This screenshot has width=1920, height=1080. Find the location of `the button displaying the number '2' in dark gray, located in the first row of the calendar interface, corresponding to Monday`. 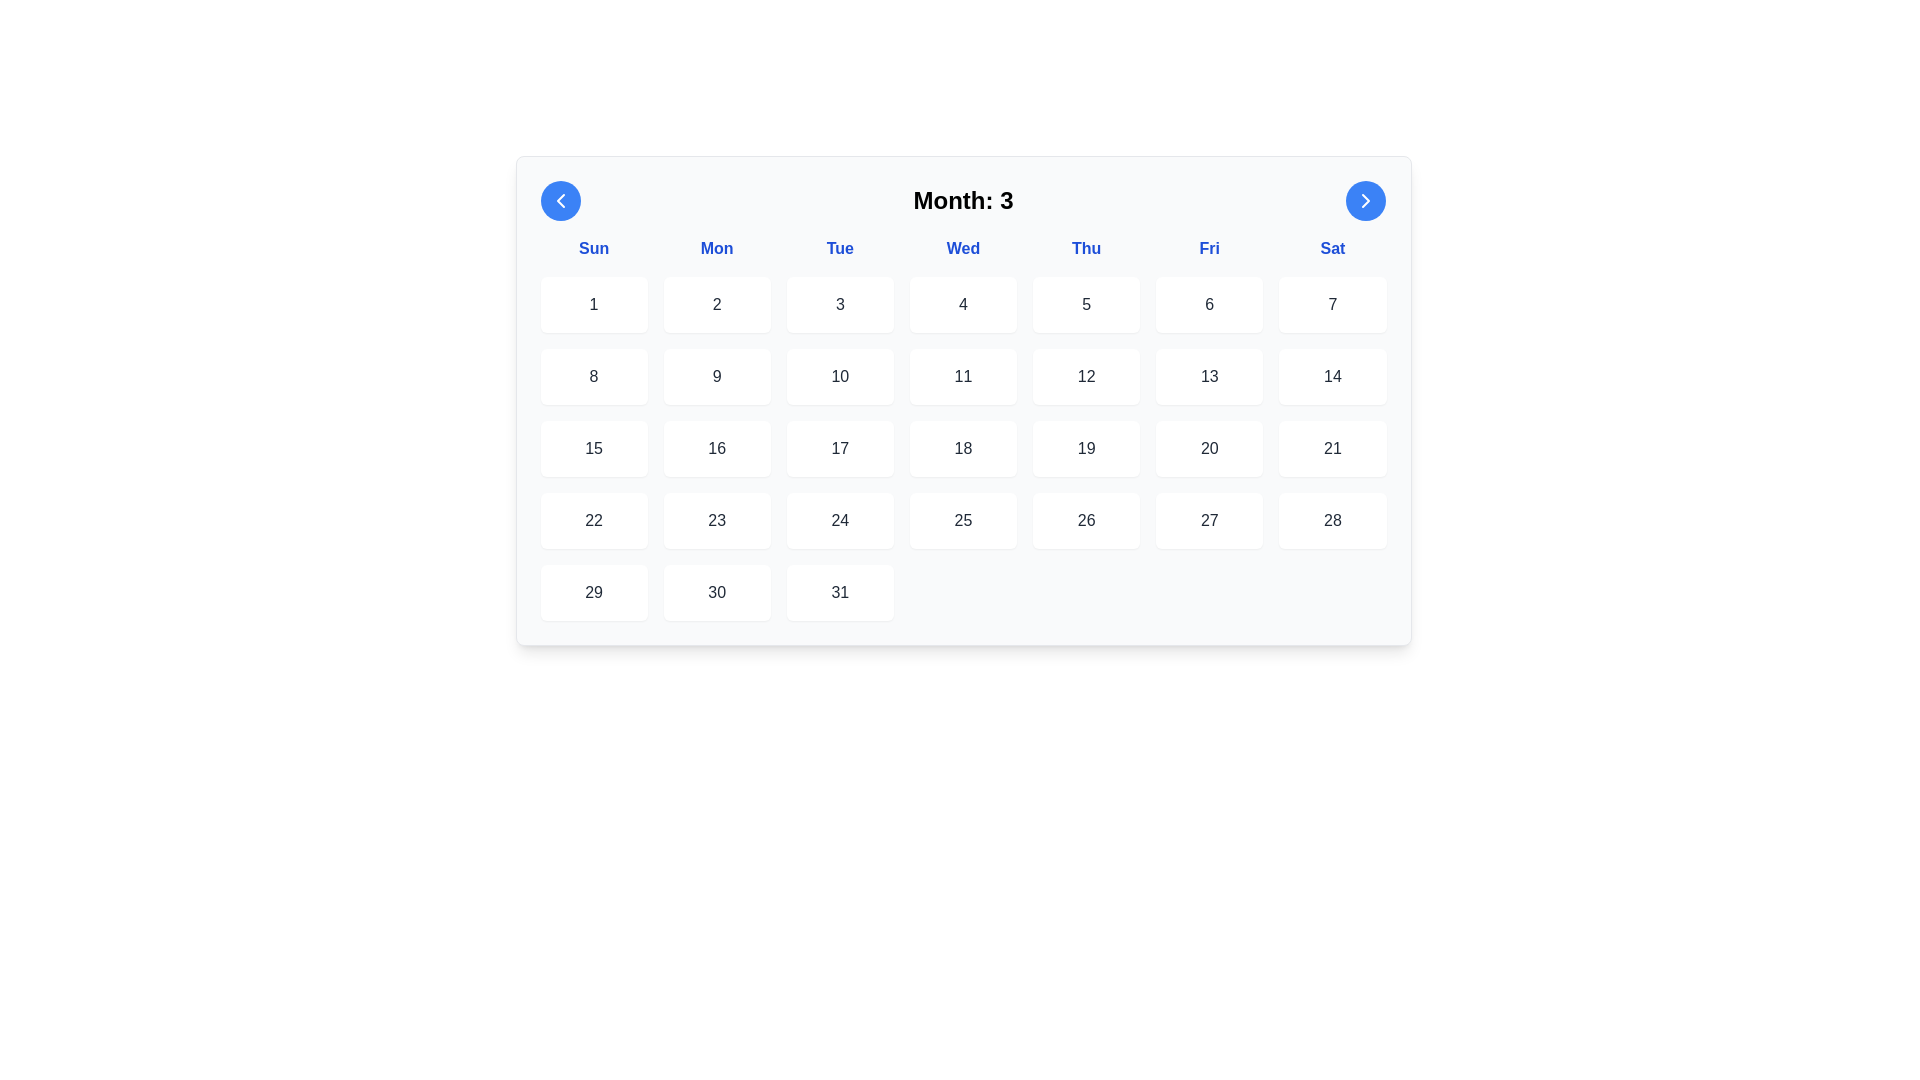

the button displaying the number '2' in dark gray, located in the first row of the calendar interface, corresponding to Monday is located at coordinates (717, 304).